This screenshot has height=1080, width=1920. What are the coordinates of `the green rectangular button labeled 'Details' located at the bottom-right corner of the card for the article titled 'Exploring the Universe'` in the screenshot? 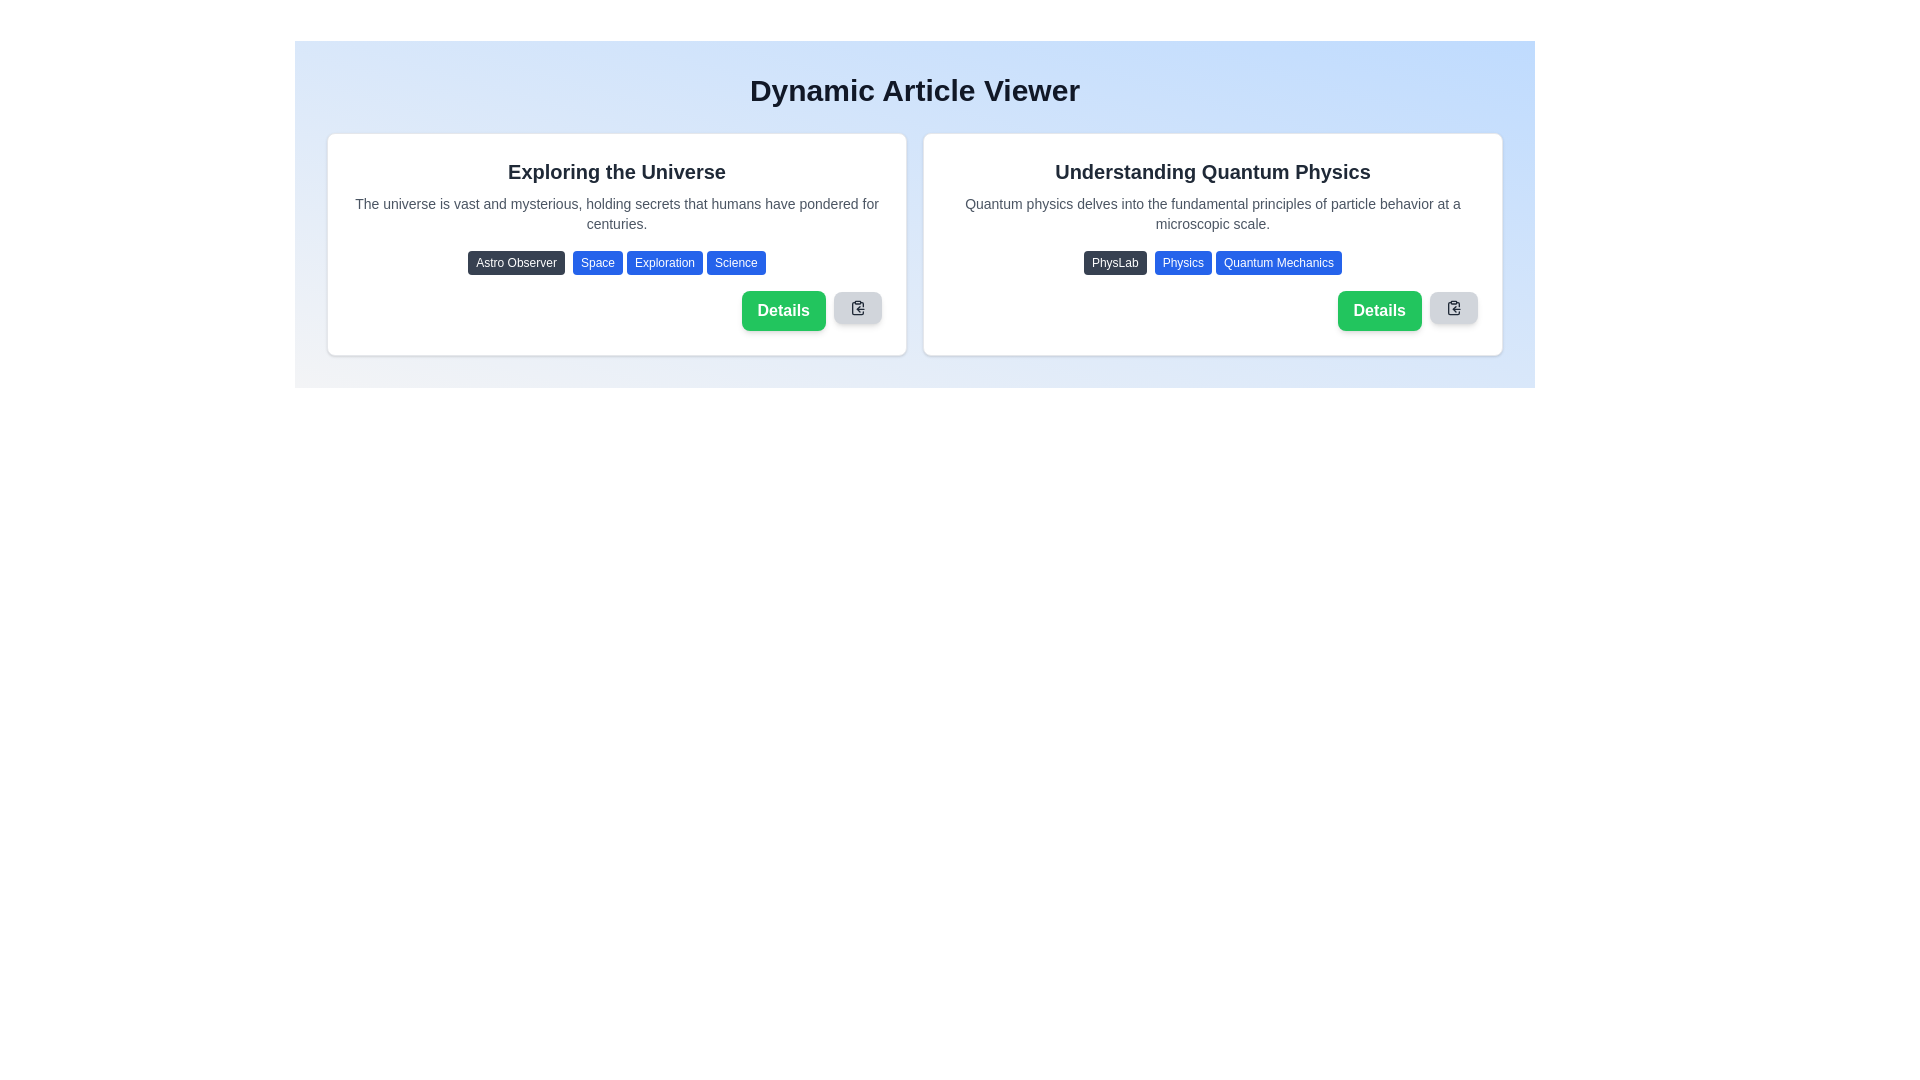 It's located at (782, 311).